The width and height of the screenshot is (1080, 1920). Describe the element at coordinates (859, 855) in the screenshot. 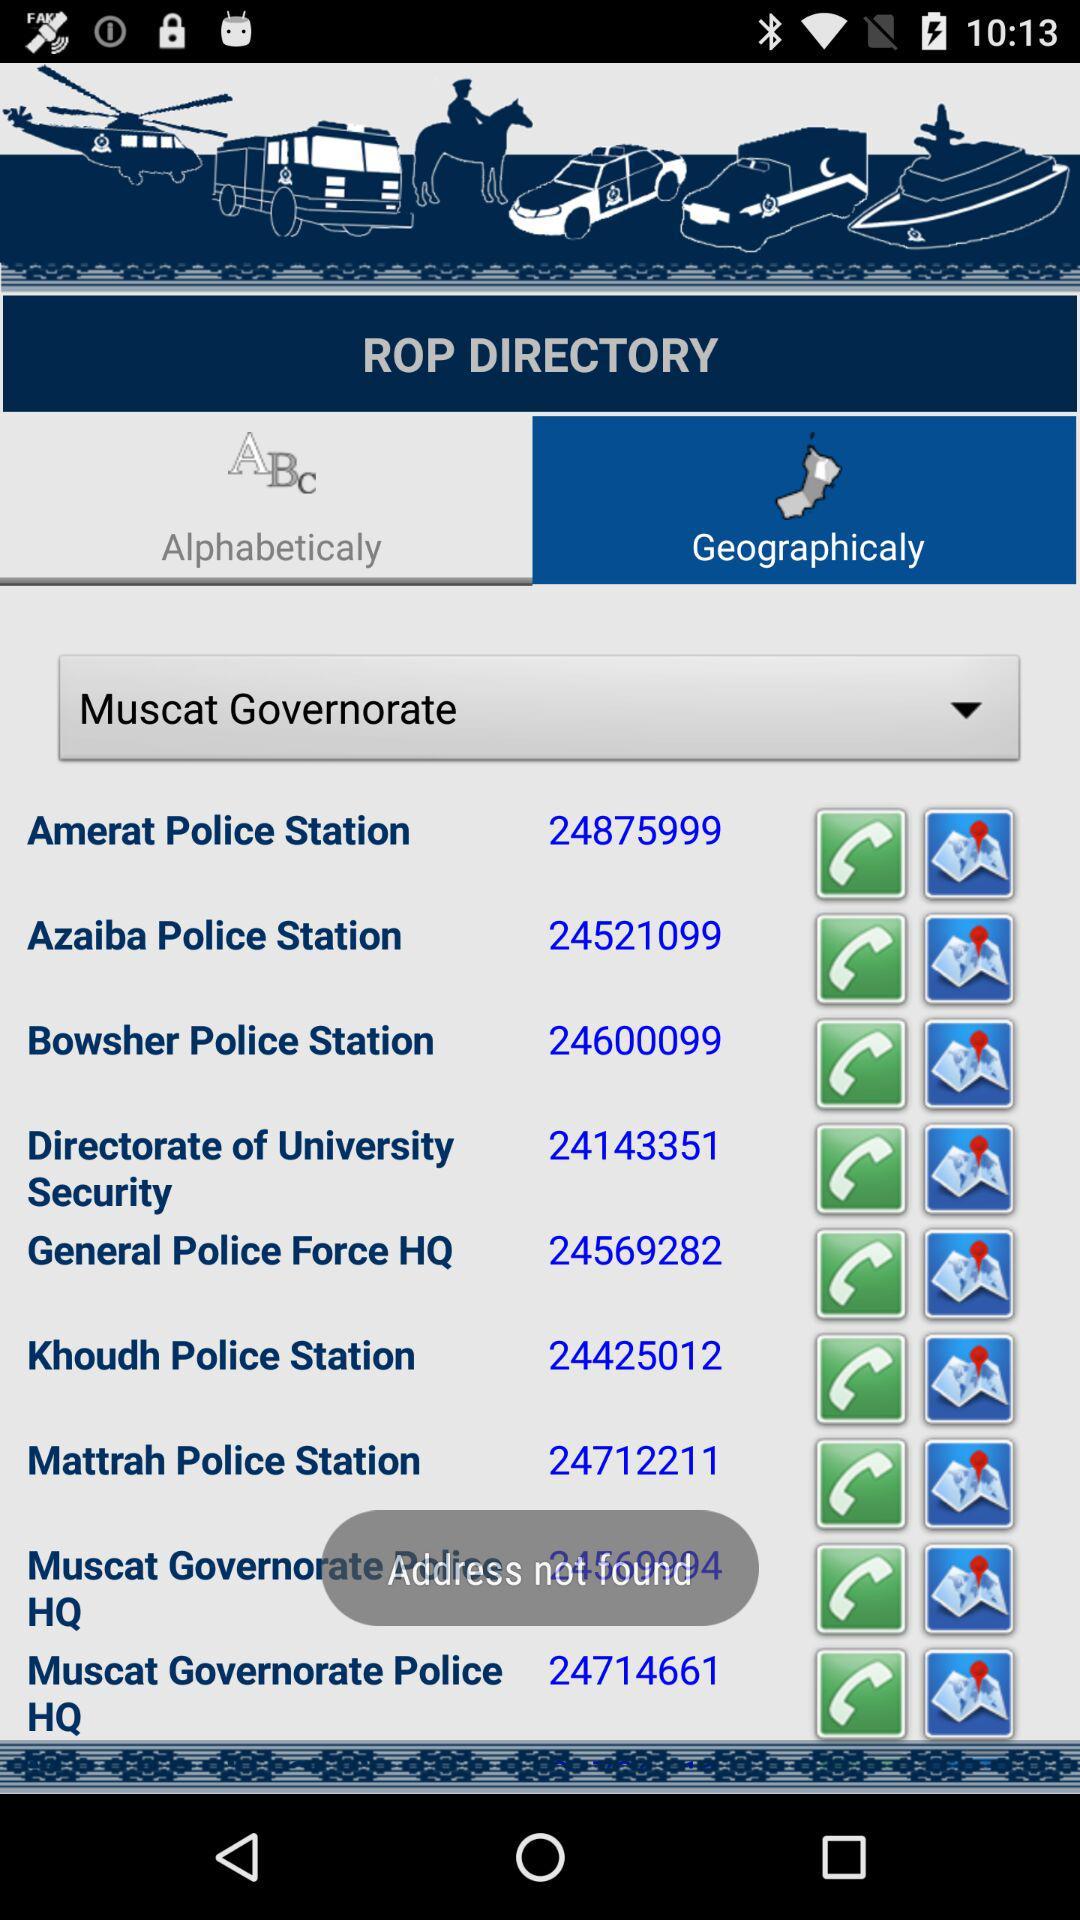

I see `the first icon which is right to the number 24875999` at that location.